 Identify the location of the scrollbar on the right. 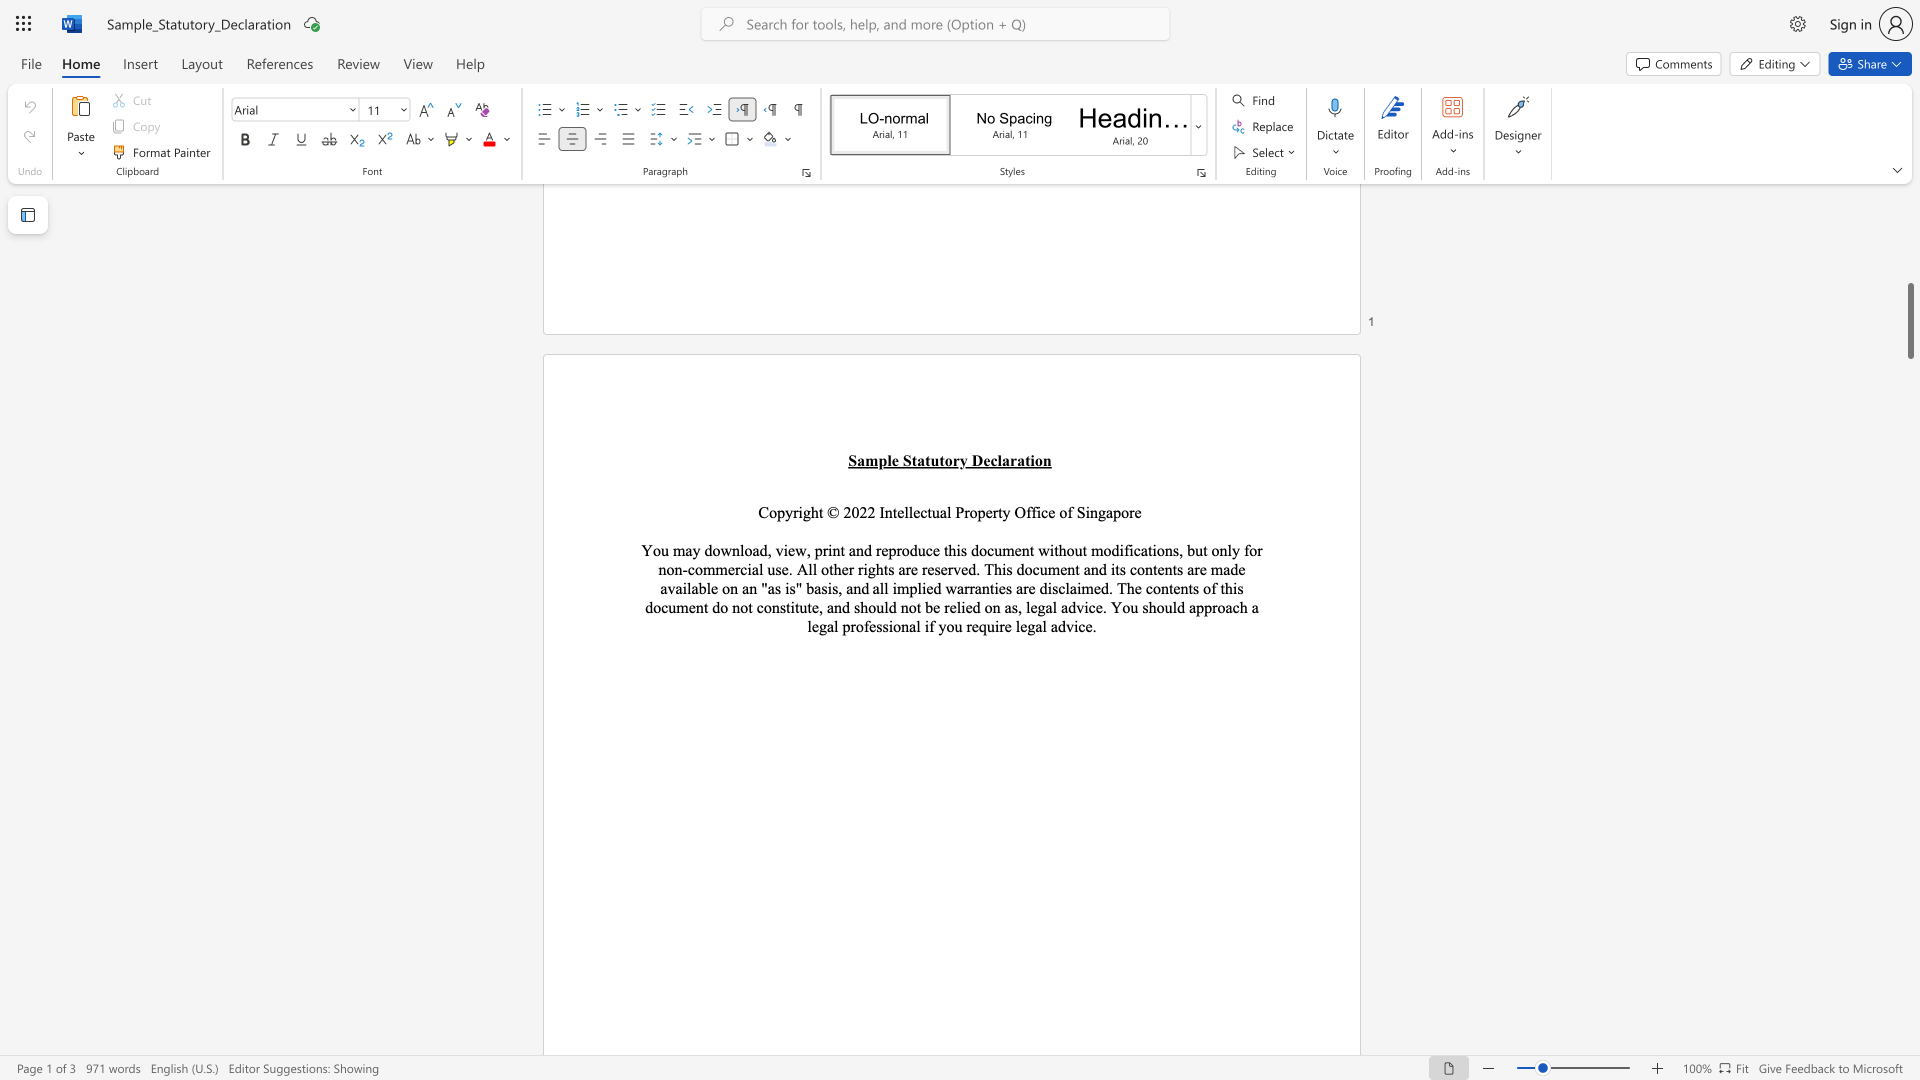
(1909, 229).